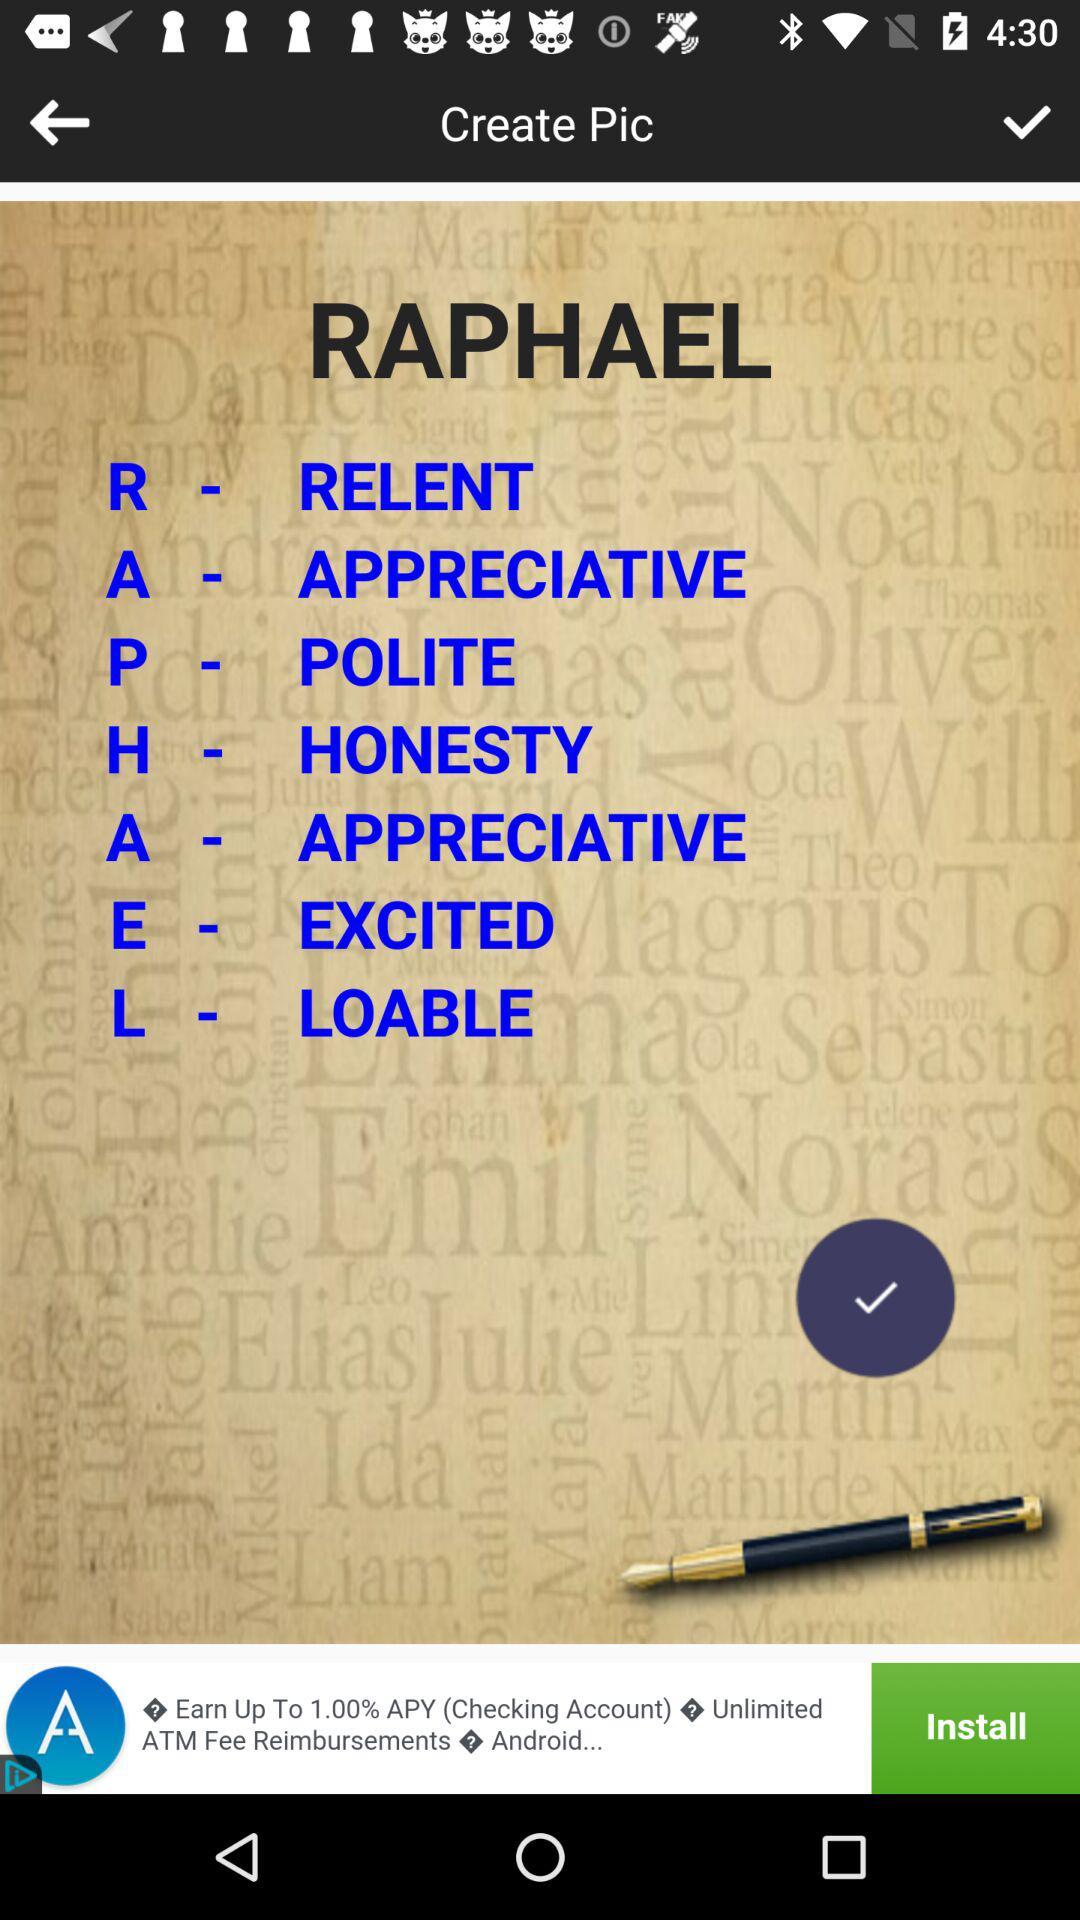 This screenshot has width=1080, height=1920. What do you see at coordinates (58, 121) in the screenshot?
I see `the arrow_backward icon` at bounding box center [58, 121].